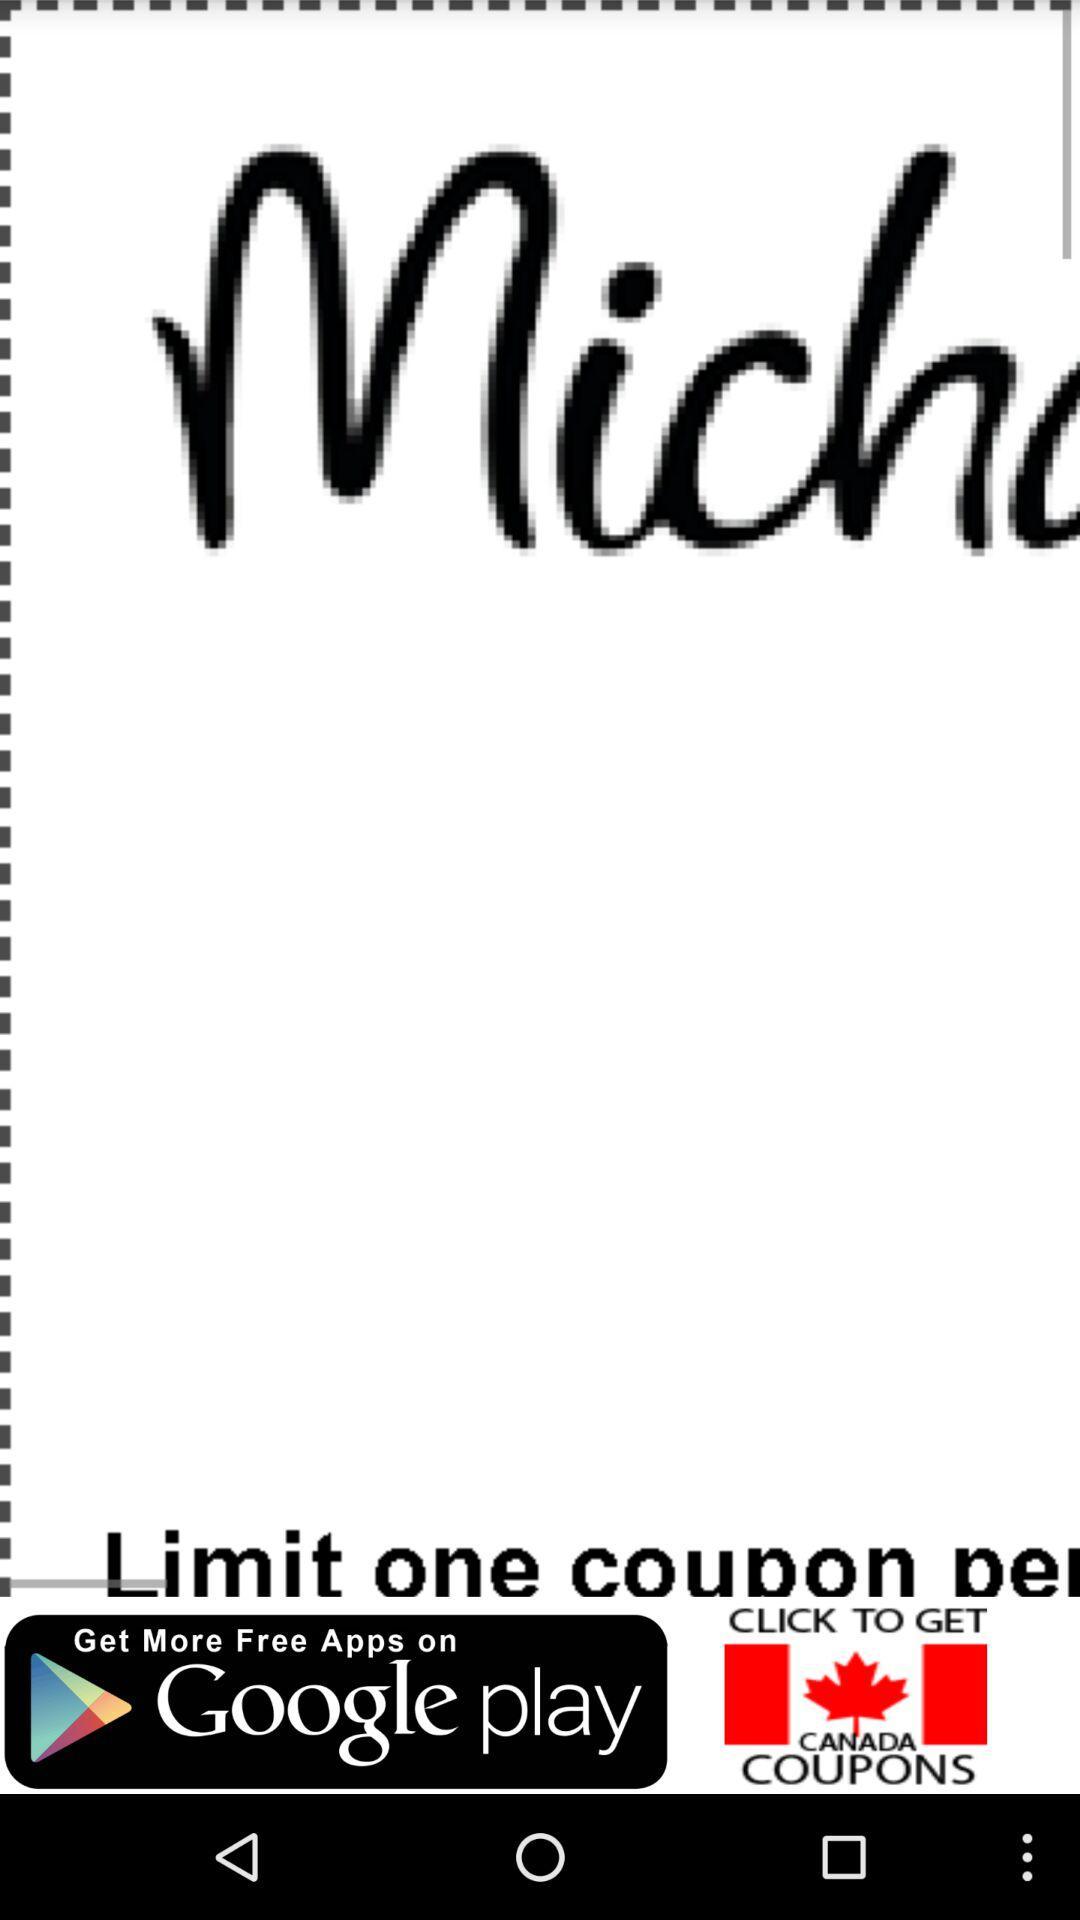  What do you see at coordinates (855, 1694) in the screenshot?
I see `open advertisement` at bounding box center [855, 1694].